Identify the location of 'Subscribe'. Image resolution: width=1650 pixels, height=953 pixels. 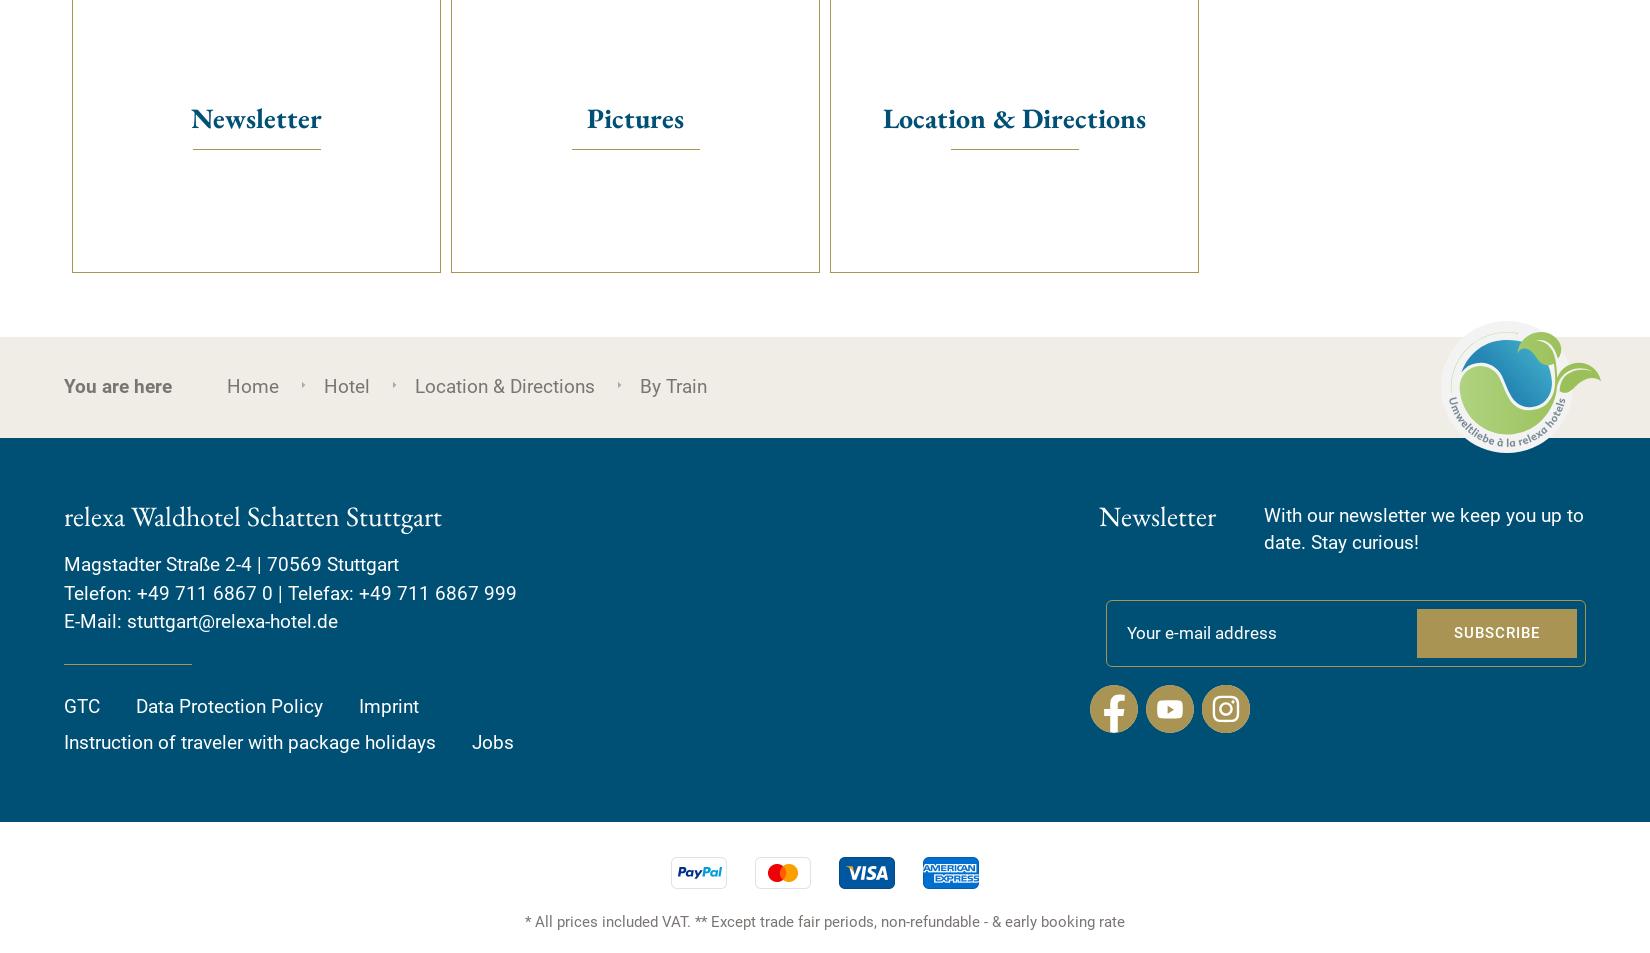
(1496, 632).